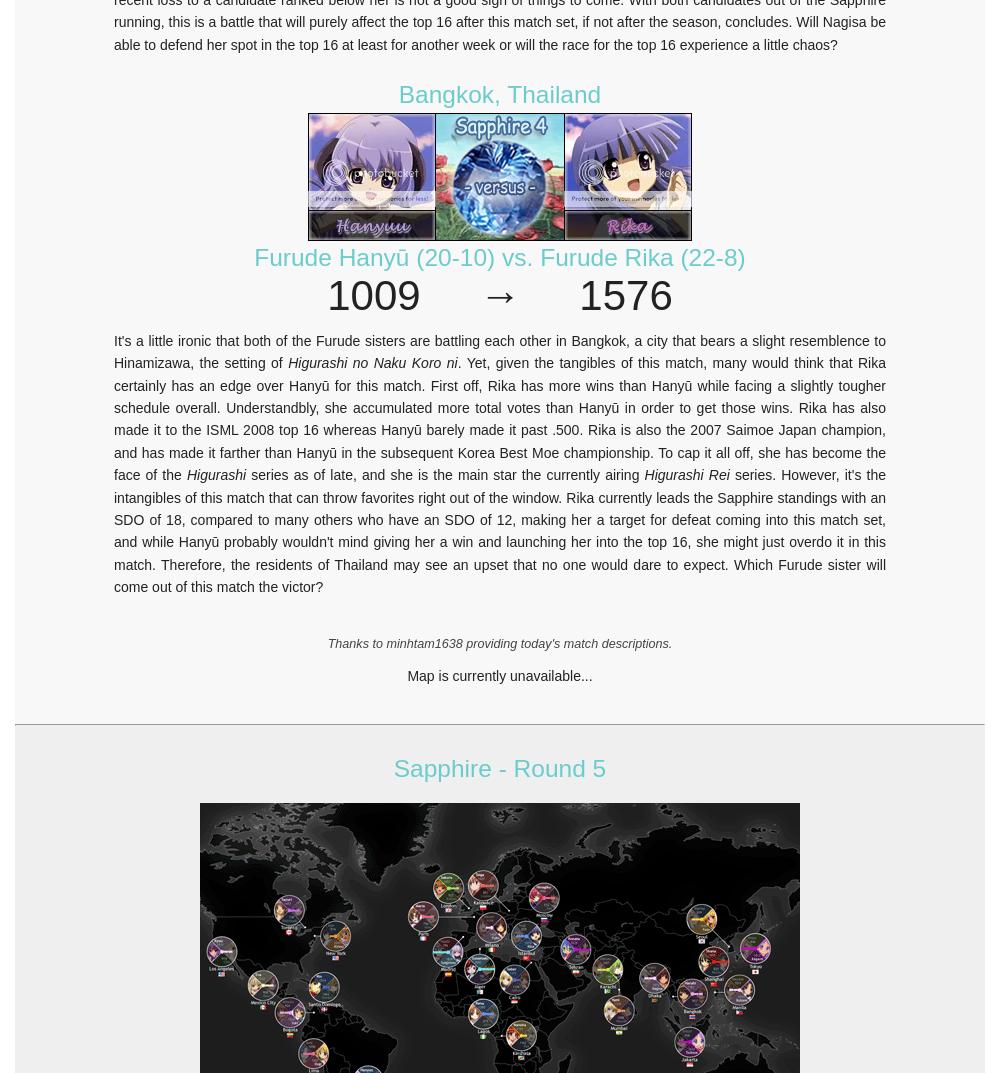  What do you see at coordinates (644, 475) in the screenshot?
I see `'Higurashi Rei'` at bounding box center [644, 475].